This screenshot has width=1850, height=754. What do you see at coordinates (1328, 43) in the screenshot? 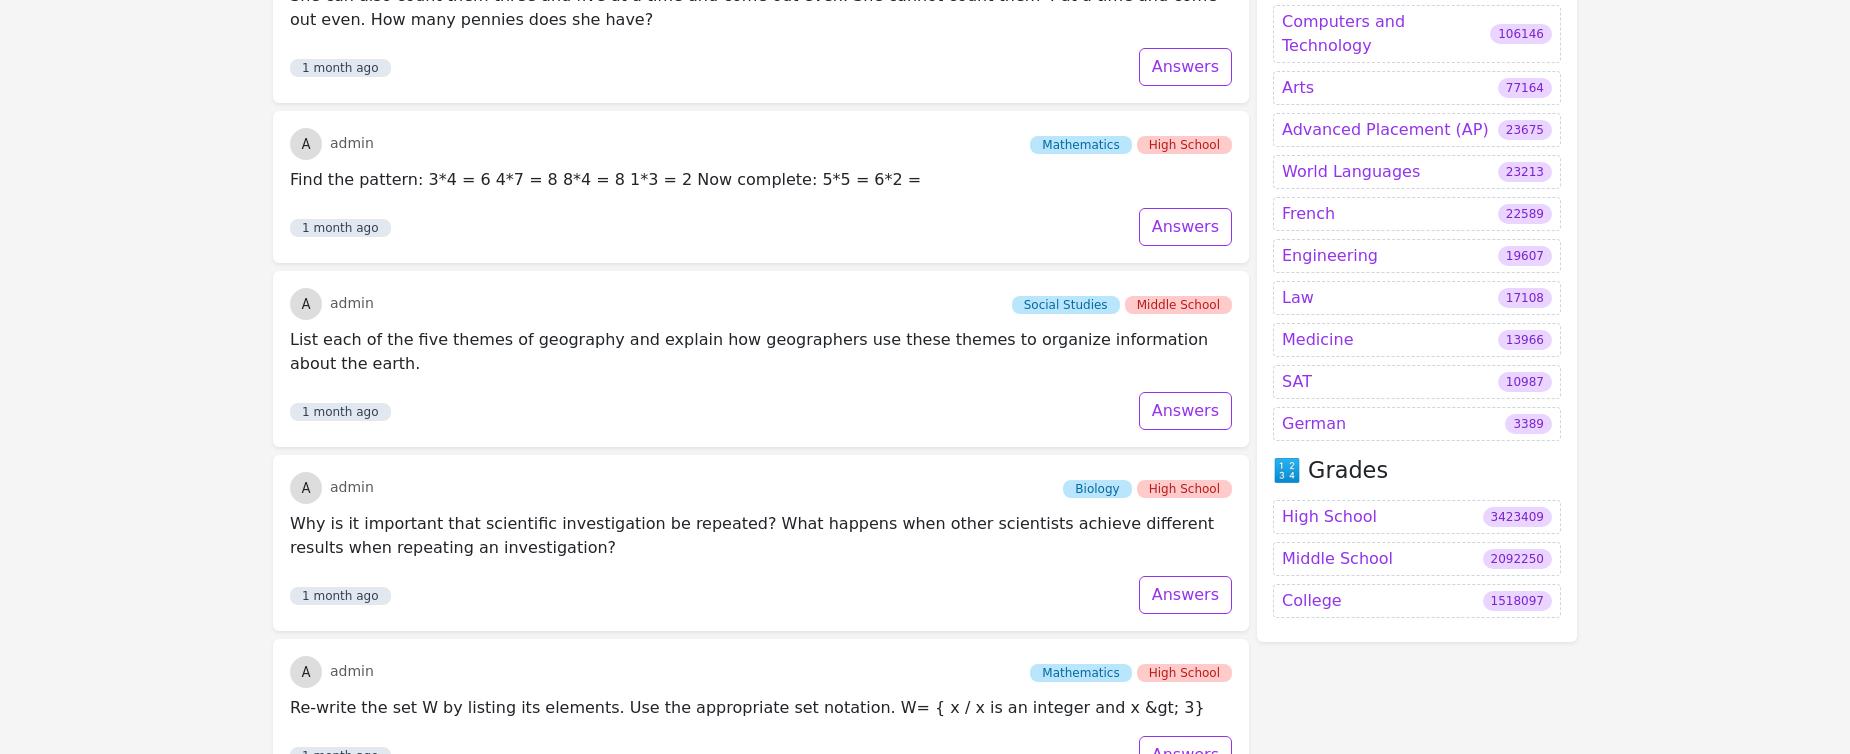
I see `'Engineering'` at bounding box center [1328, 43].